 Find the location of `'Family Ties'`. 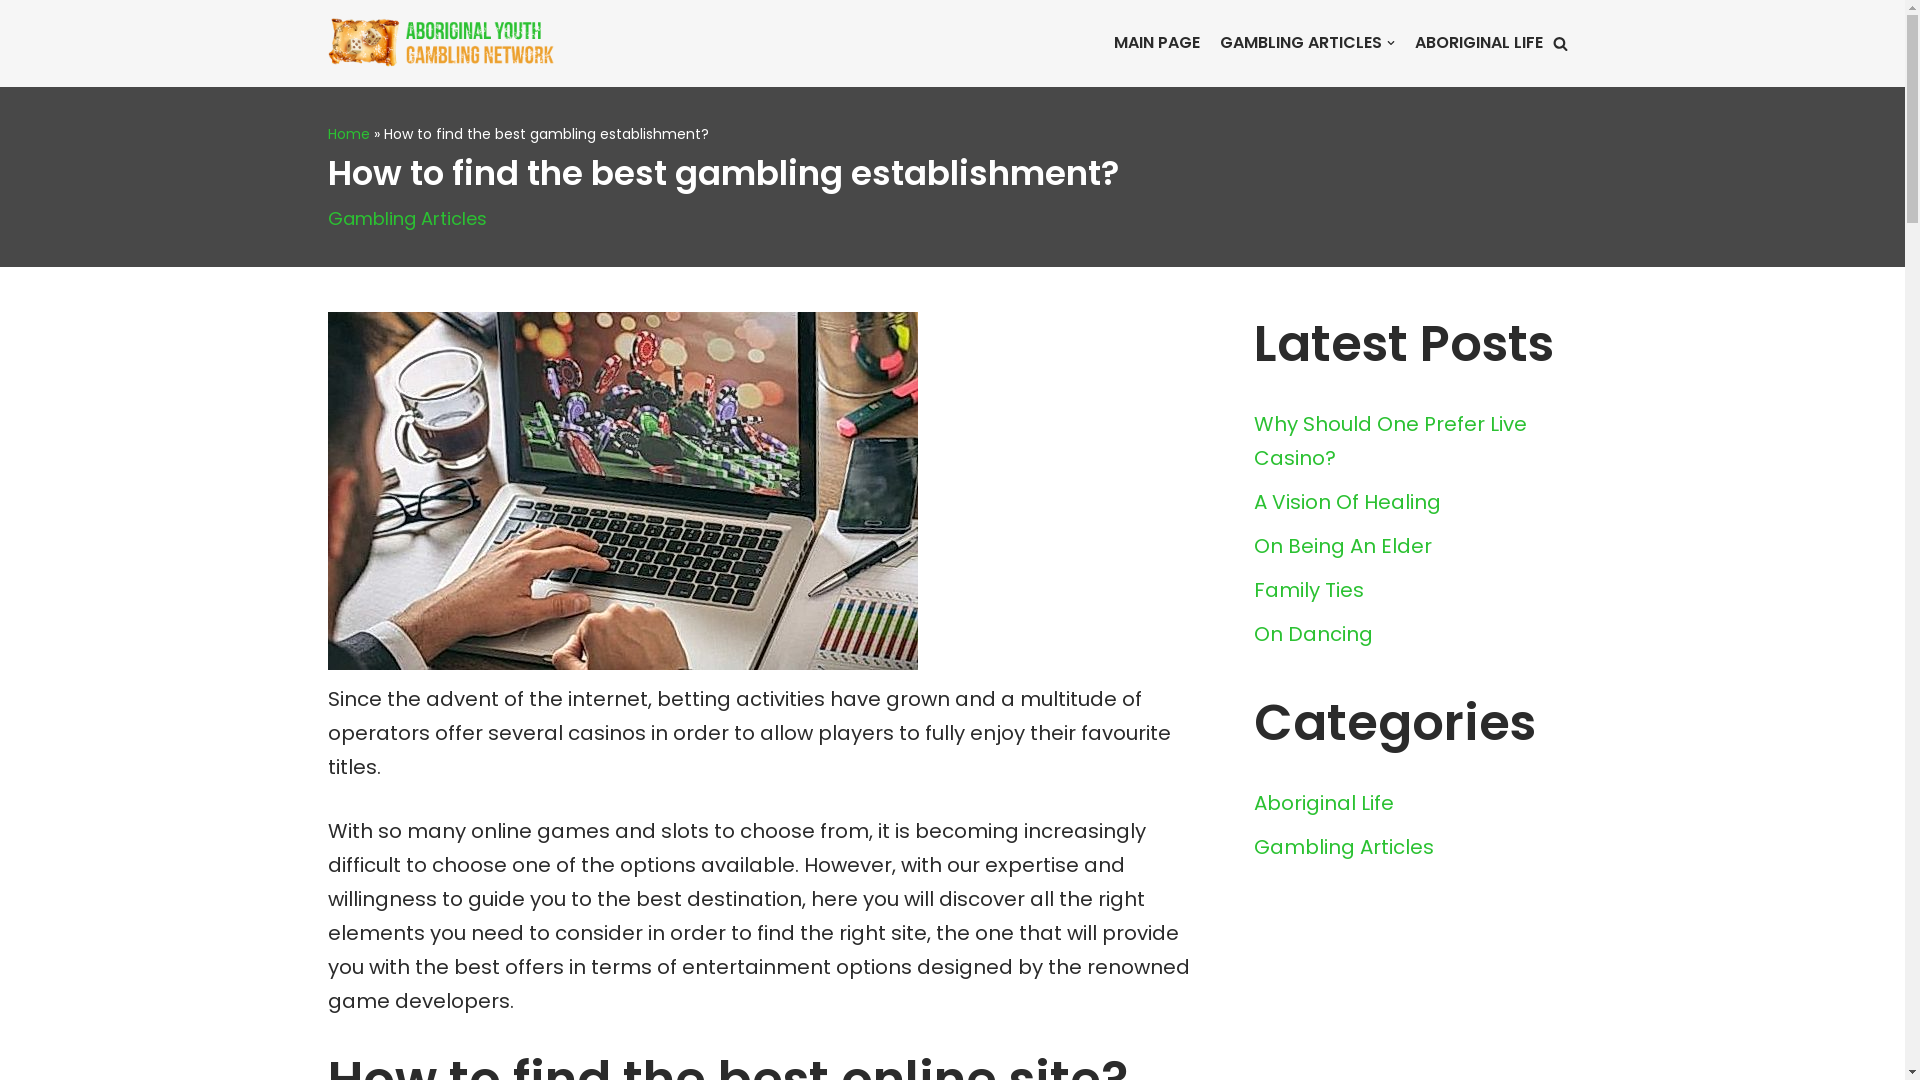

'Family Ties' is located at coordinates (1309, 589).